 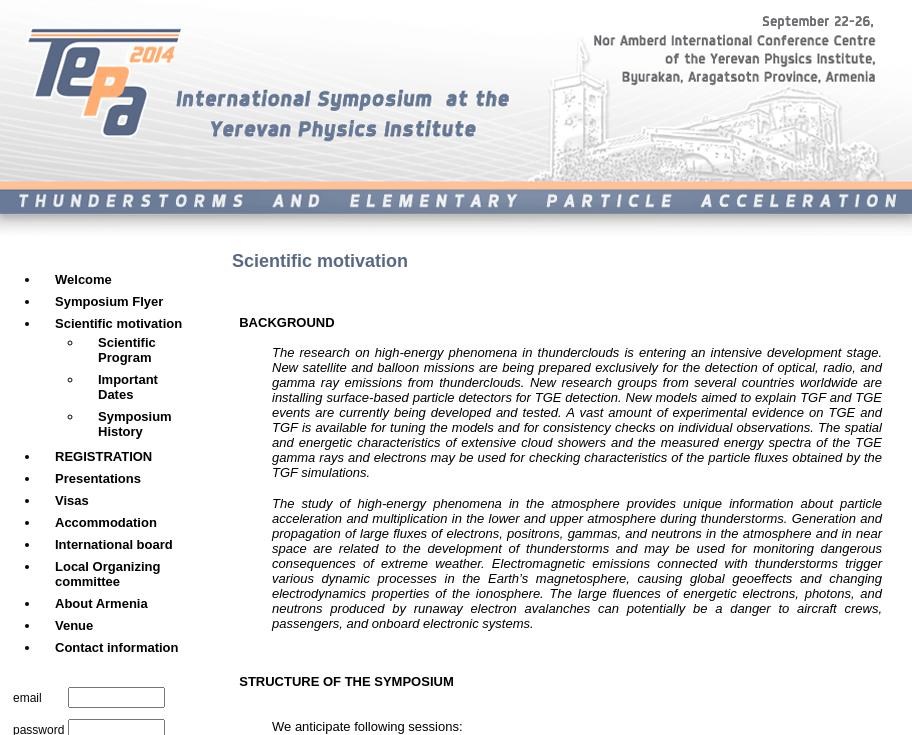 What do you see at coordinates (53, 573) in the screenshot?
I see `'Local Organizing committee'` at bounding box center [53, 573].